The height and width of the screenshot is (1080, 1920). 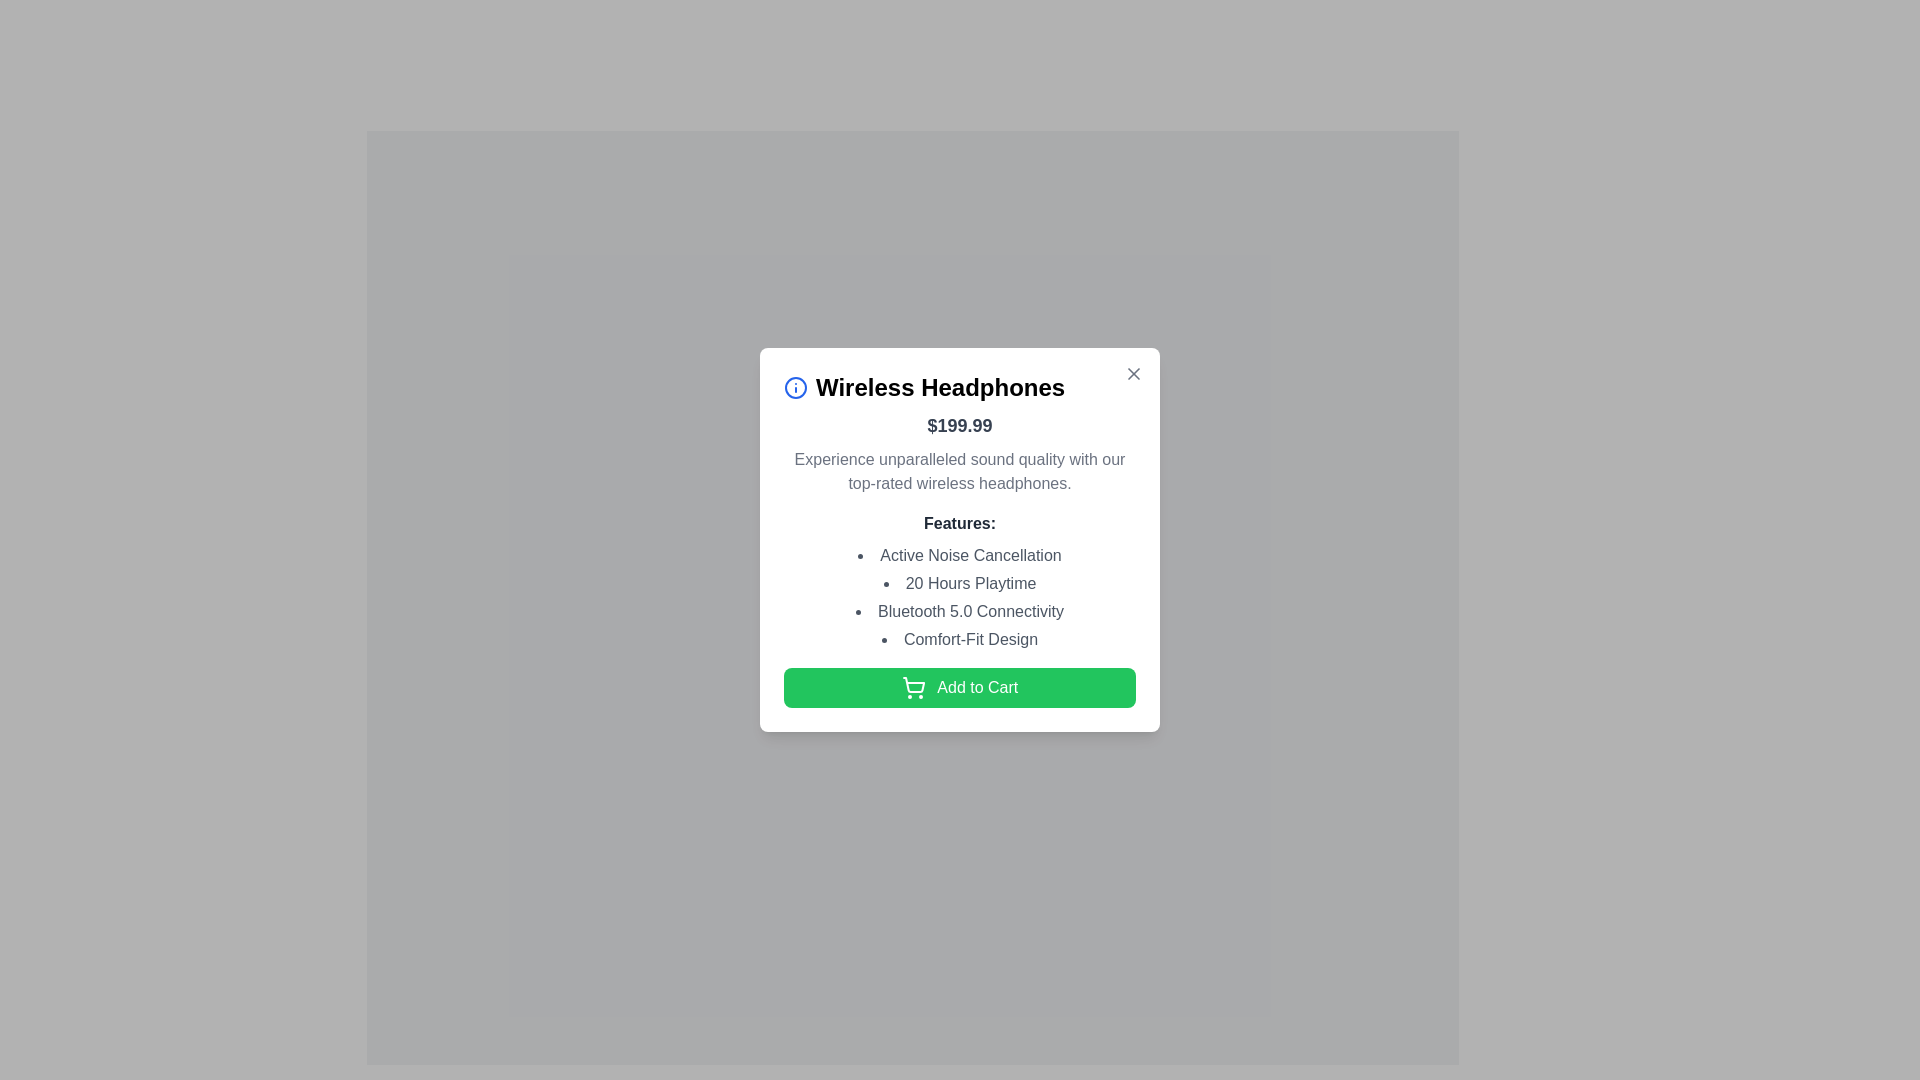 What do you see at coordinates (911, 671) in the screenshot?
I see `the button that allows users` at bounding box center [911, 671].